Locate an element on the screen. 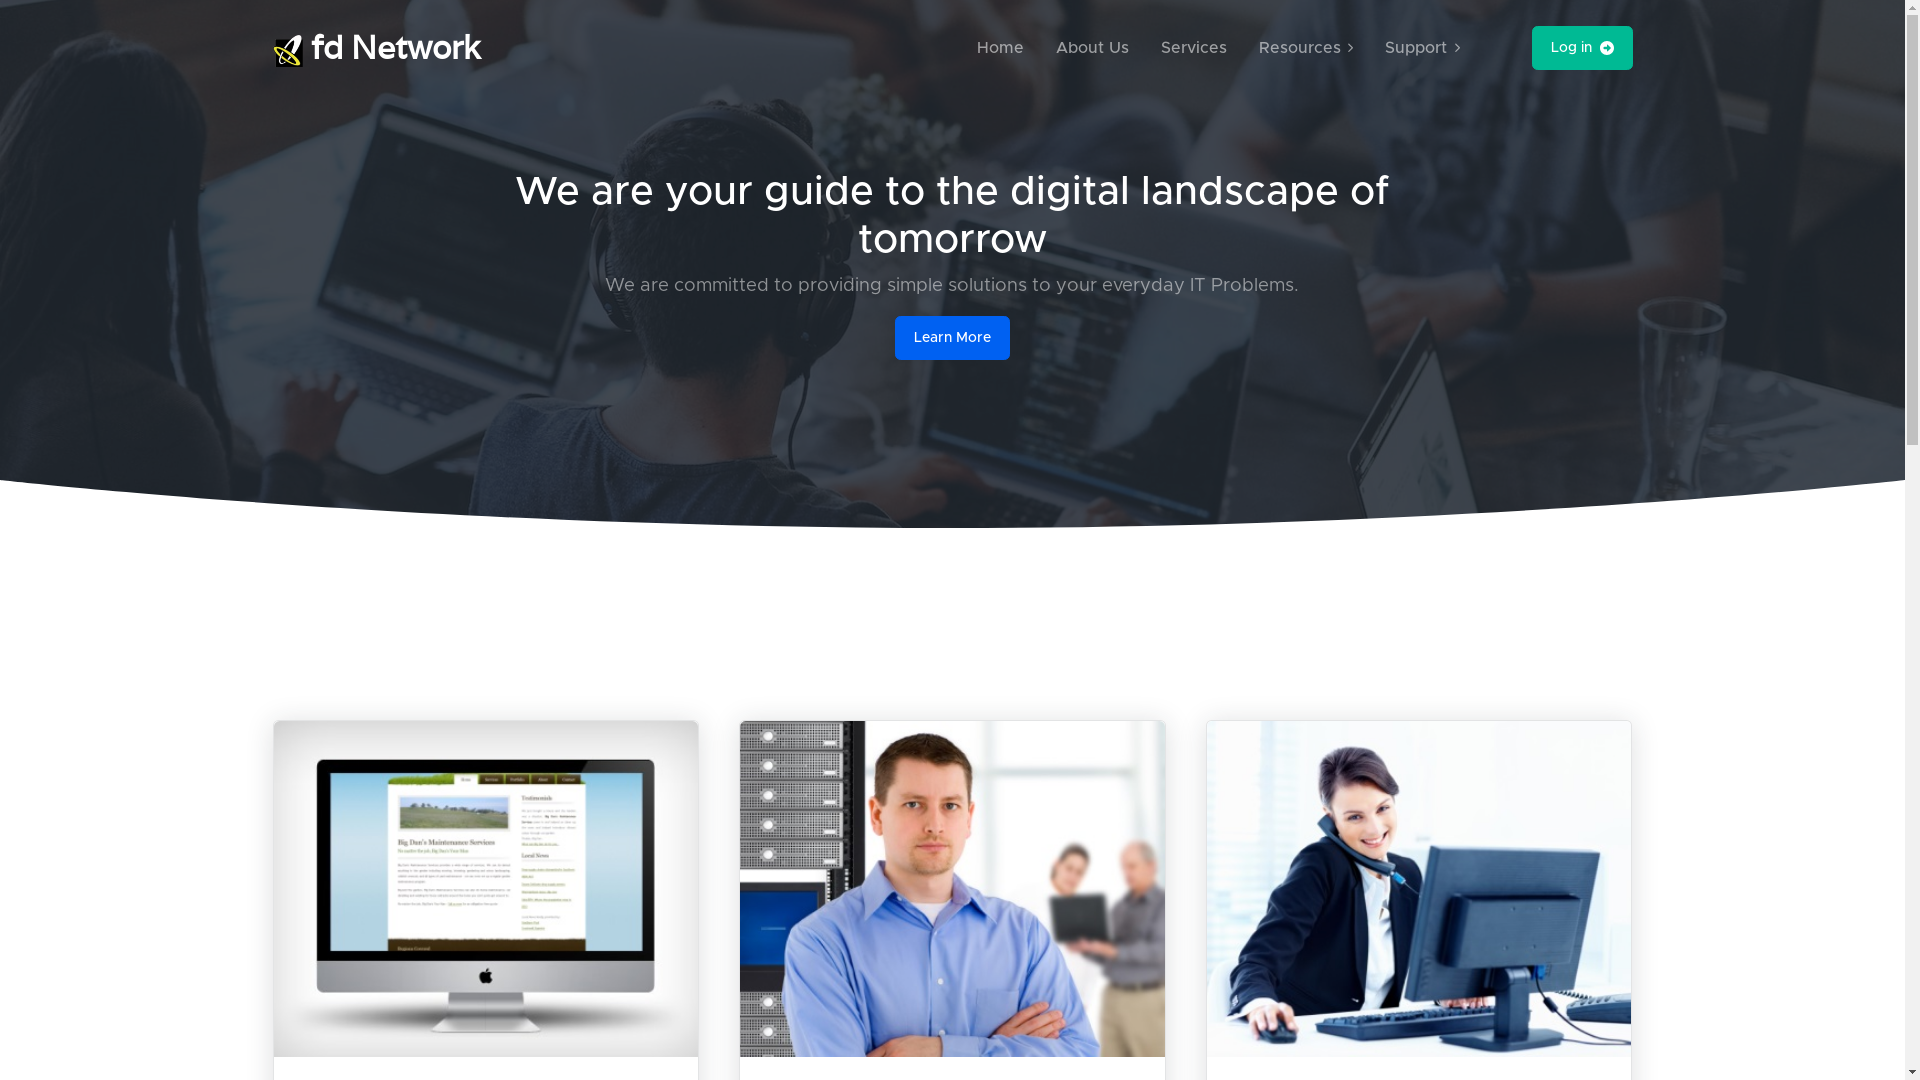 The image size is (1920, 1080). 'Learn More' is located at coordinates (893, 337).